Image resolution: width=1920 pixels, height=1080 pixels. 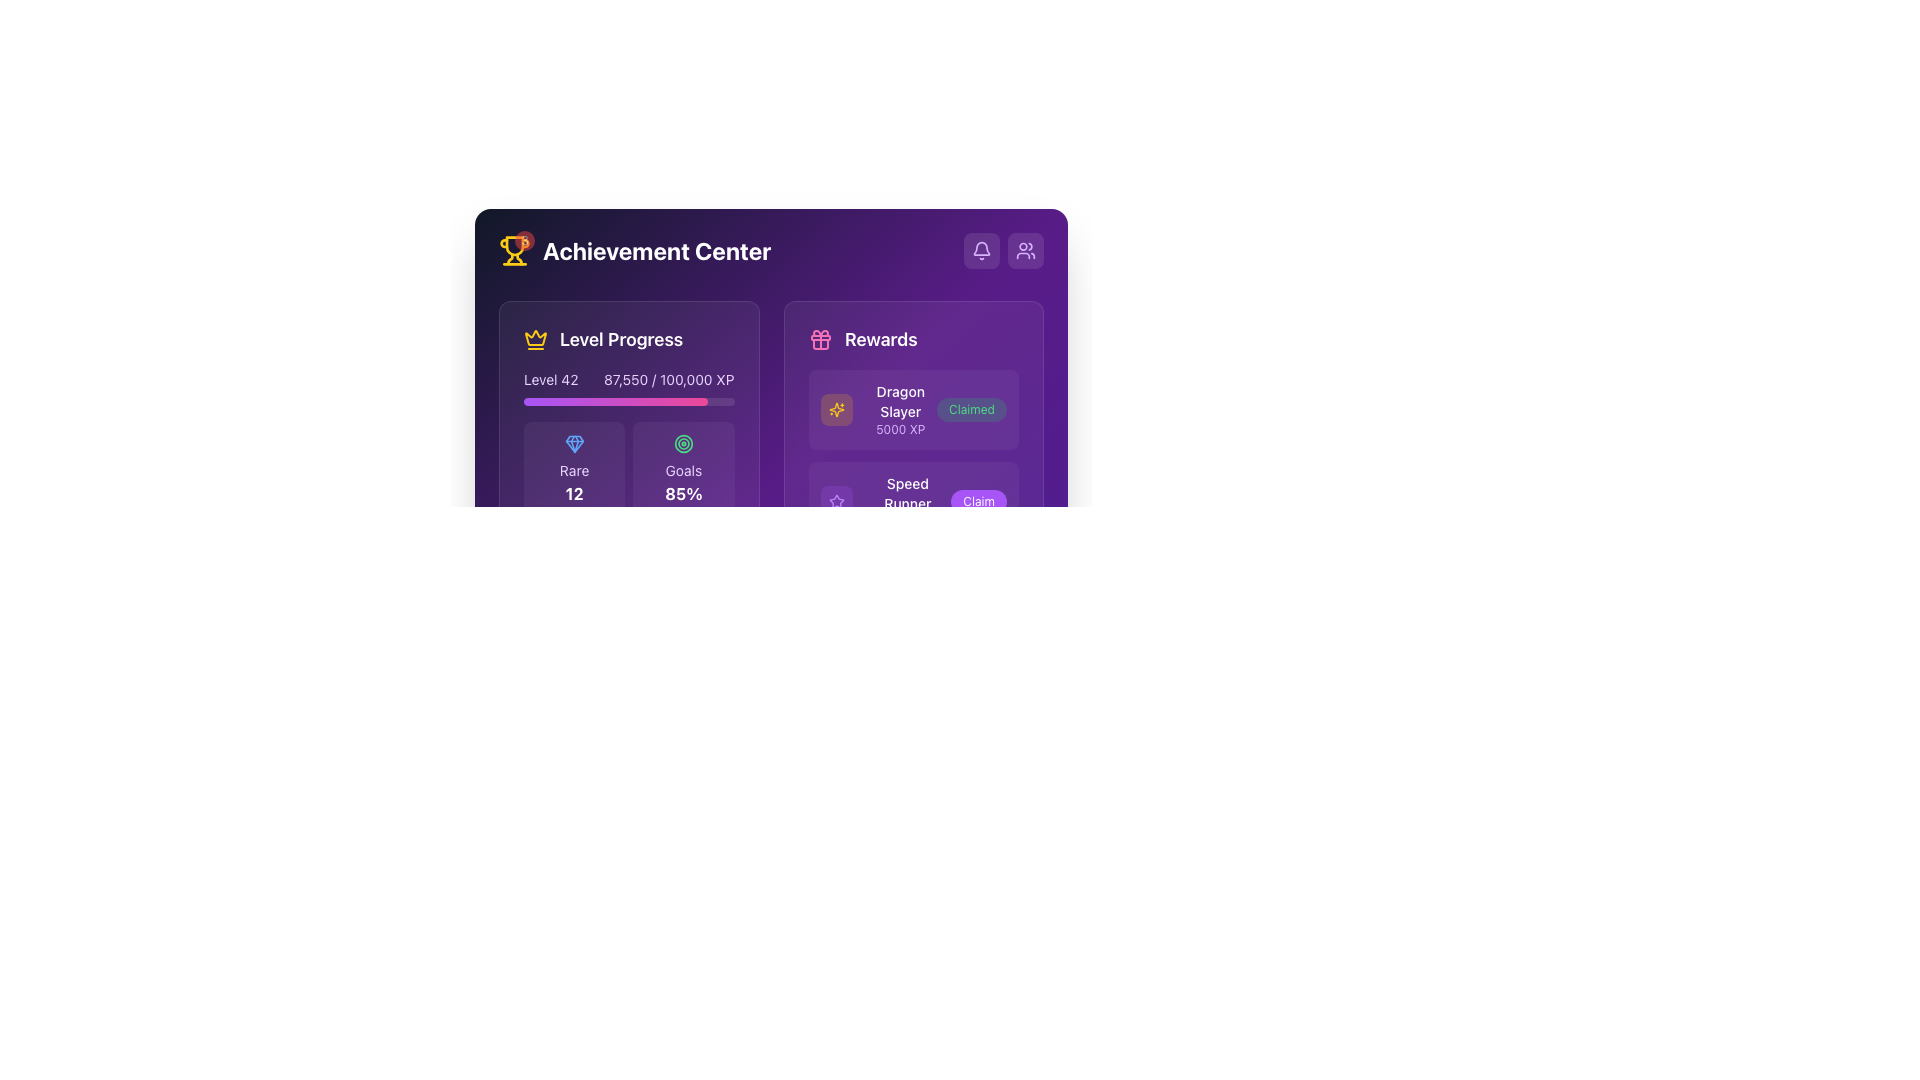 I want to click on the Text Label displaying '5000 XP', which is styled in purple and located below the 'Dragon Slayer' text in the 'Rewards' section, so click(x=899, y=428).